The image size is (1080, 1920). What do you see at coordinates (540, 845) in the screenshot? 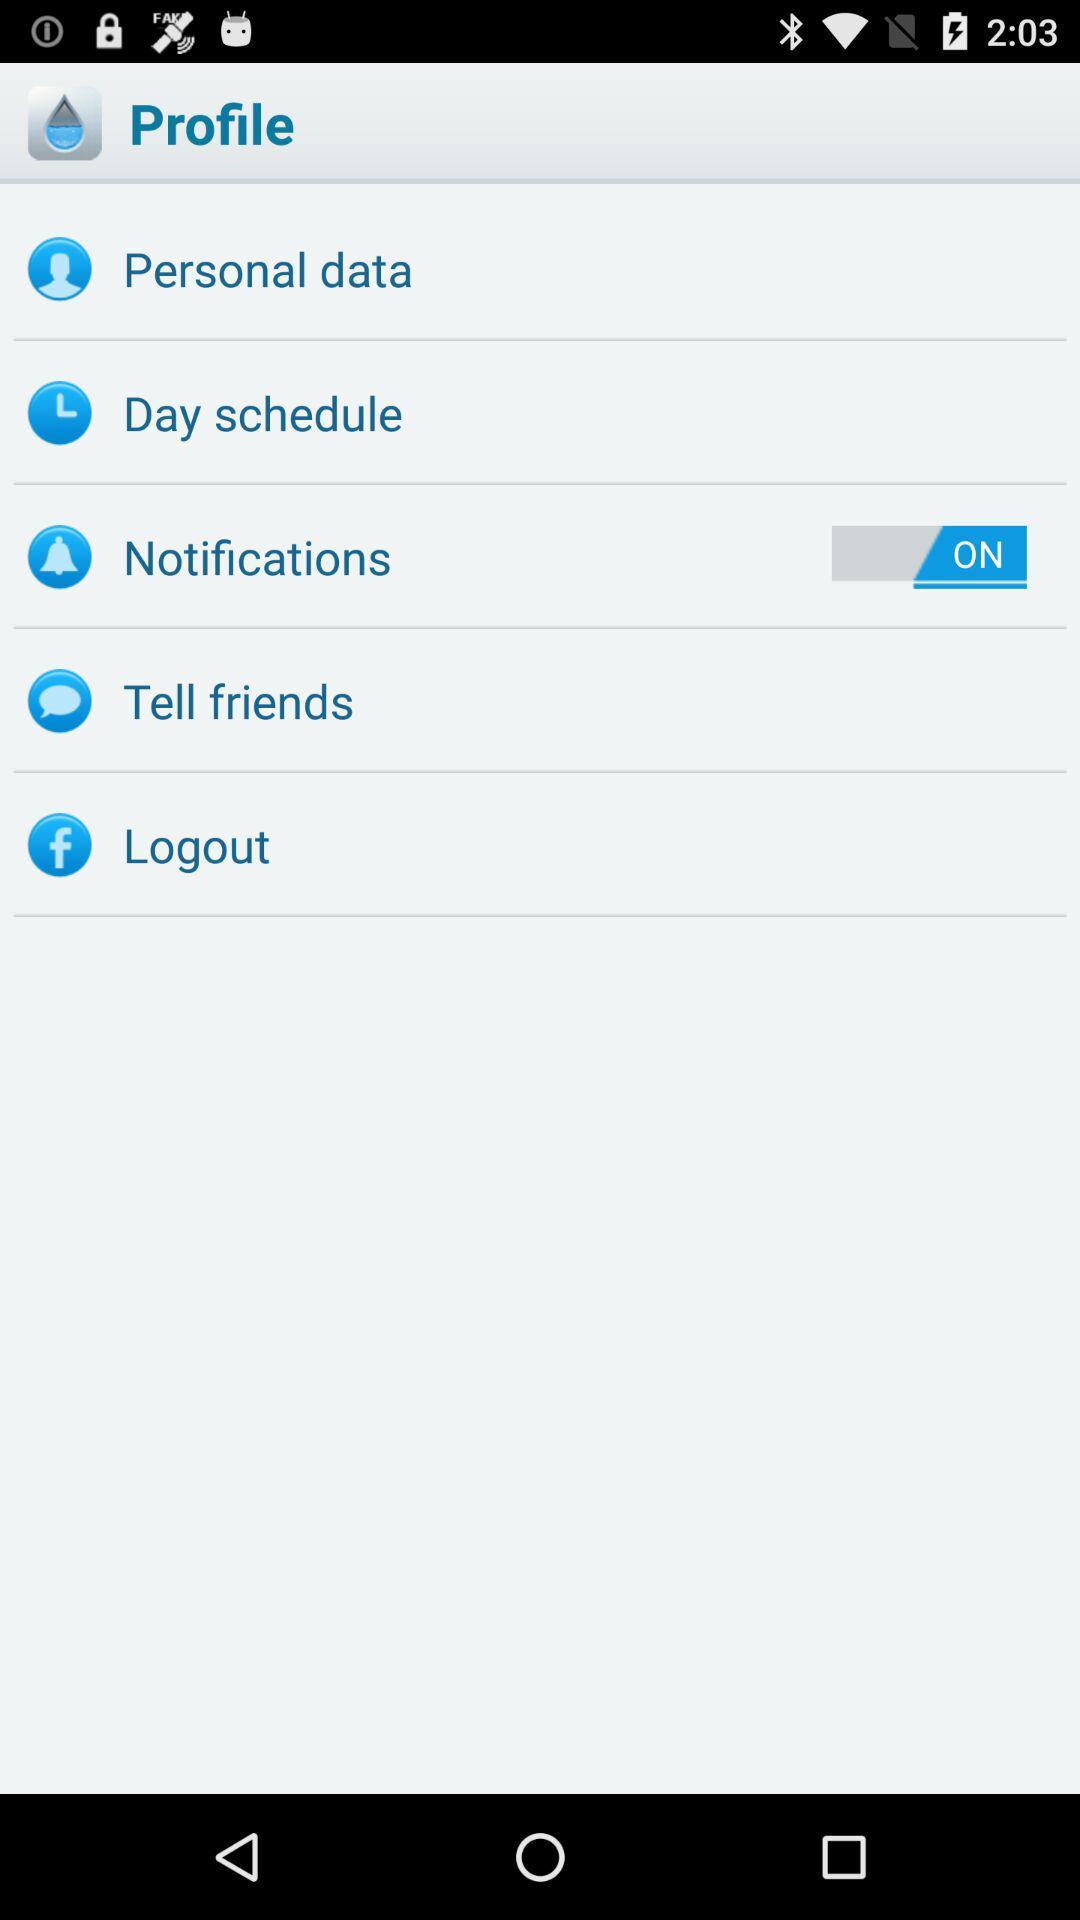
I see `the logout item` at bounding box center [540, 845].